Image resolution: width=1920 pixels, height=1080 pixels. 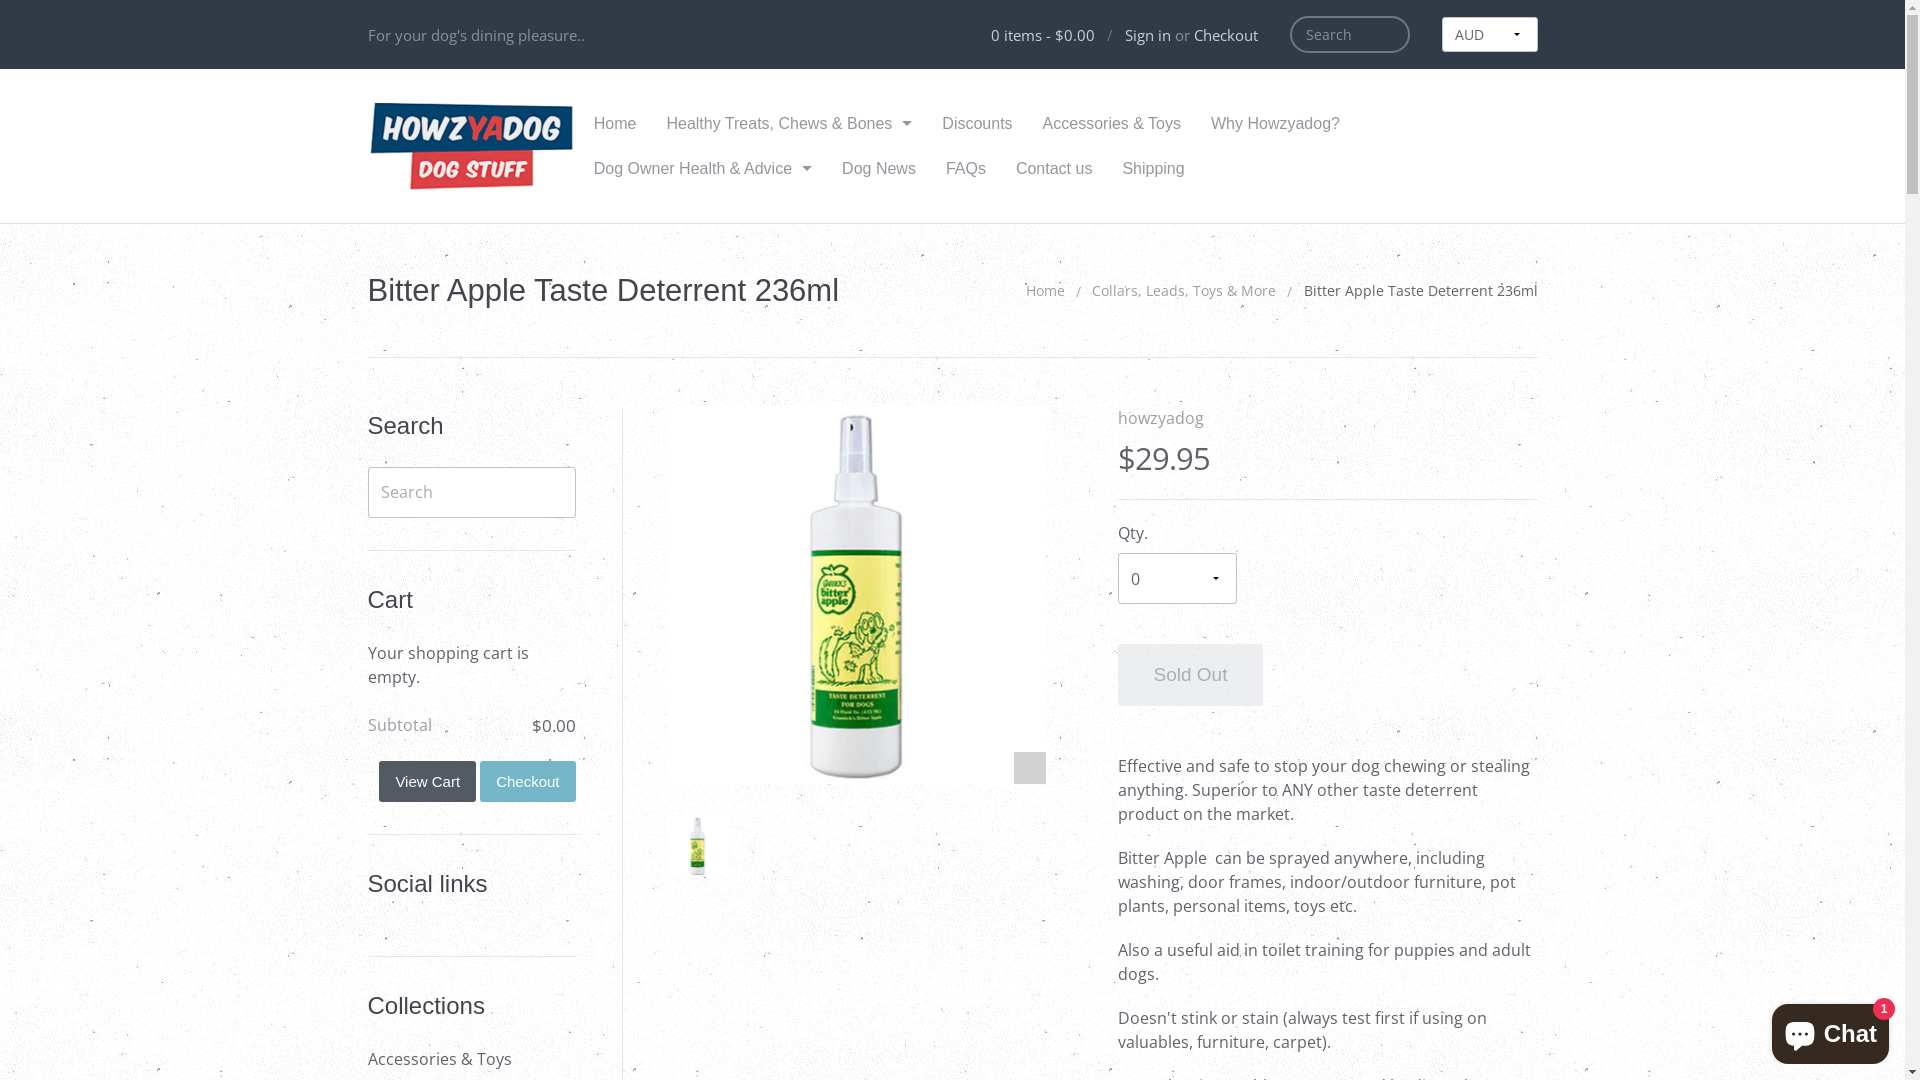 I want to click on 'Accessories & Toys', so click(x=470, y=1058).